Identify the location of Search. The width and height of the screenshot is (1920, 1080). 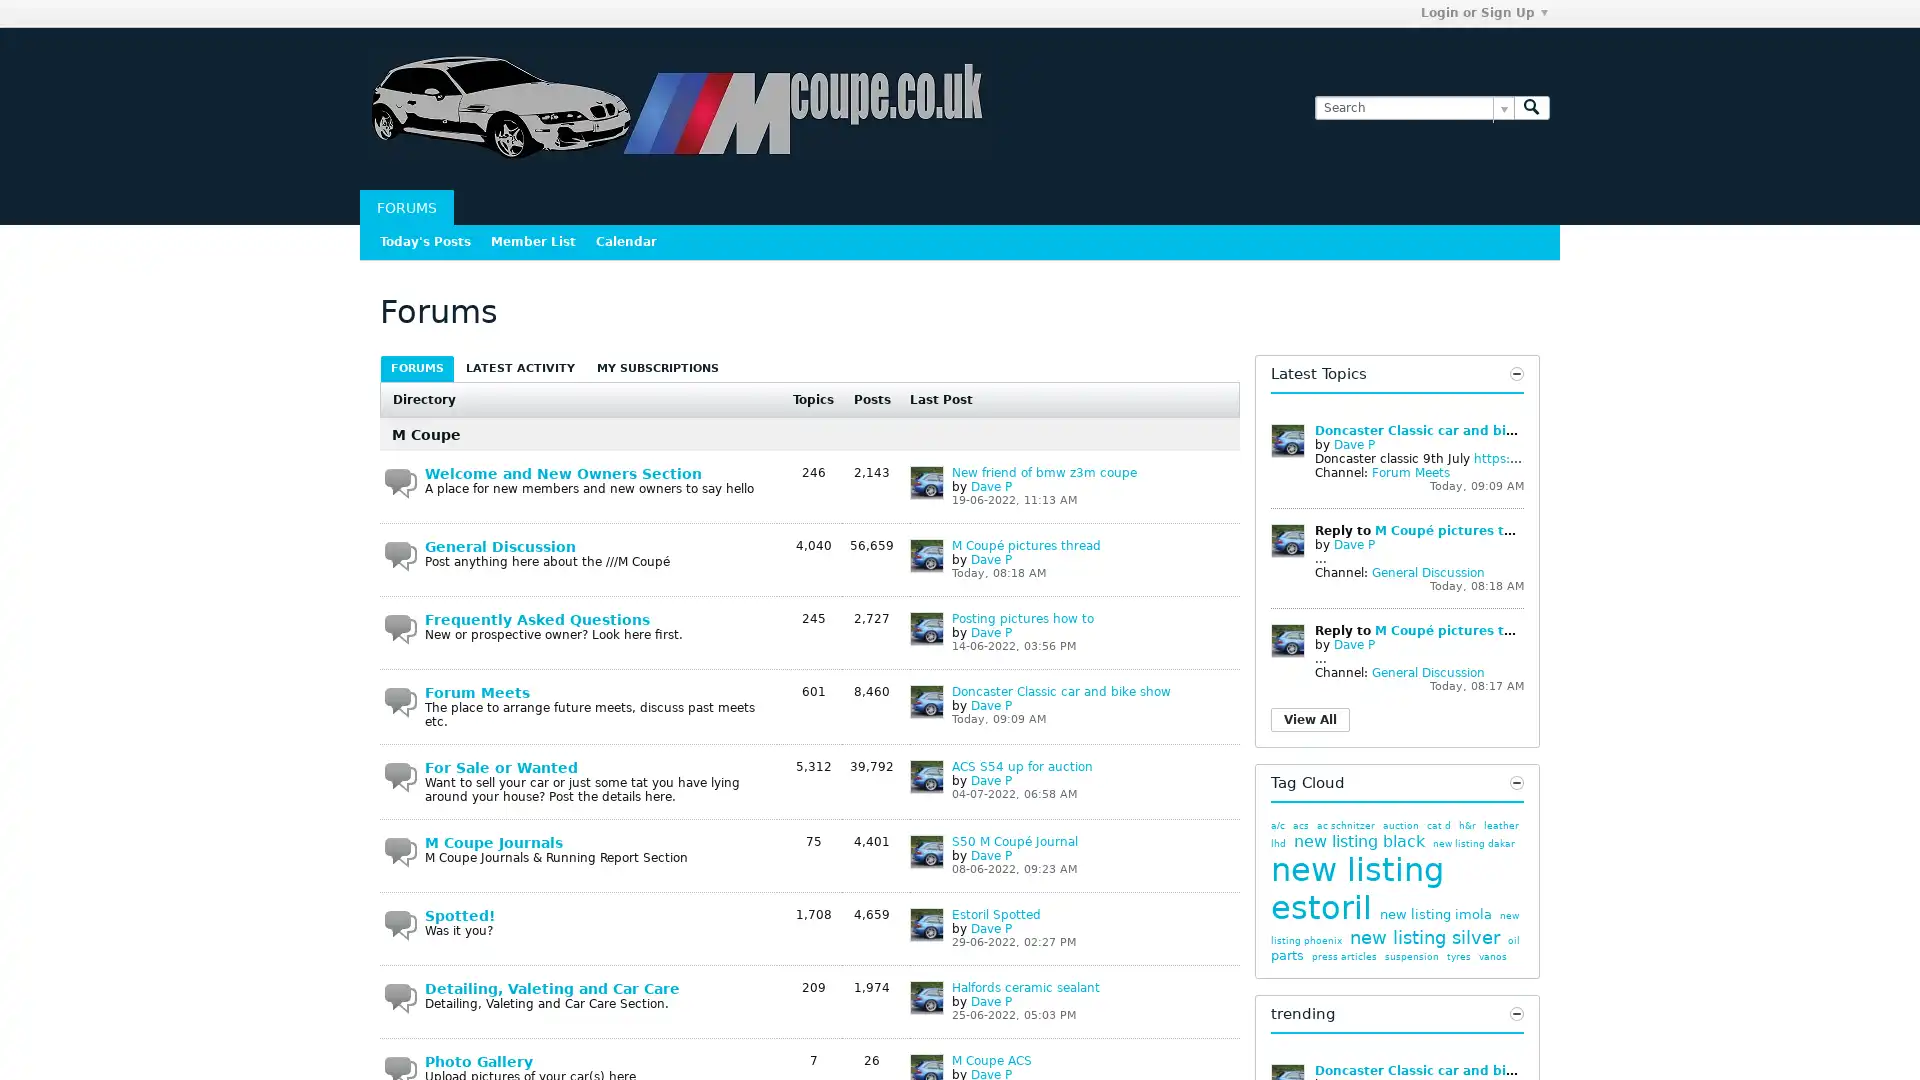
(1530, 107).